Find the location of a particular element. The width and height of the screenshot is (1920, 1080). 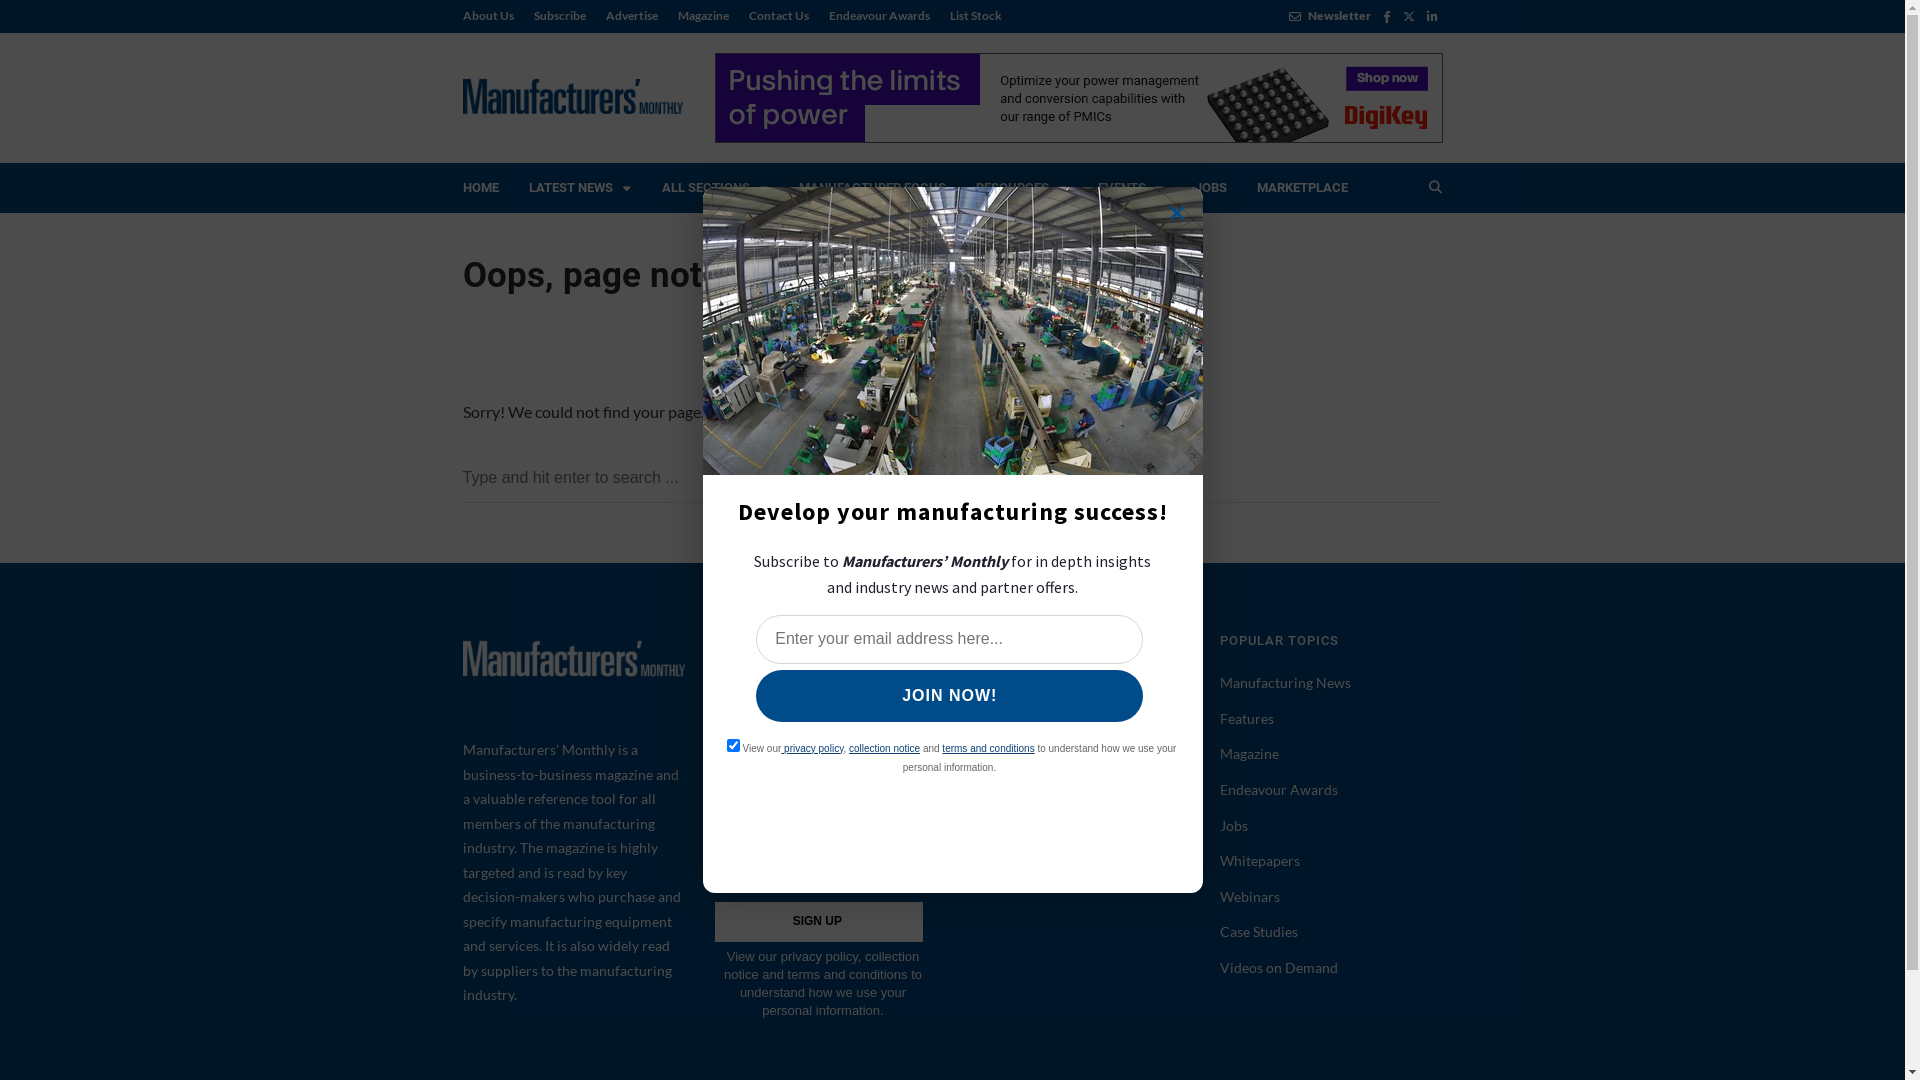

'Newsletter' is located at coordinates (1329, 15).